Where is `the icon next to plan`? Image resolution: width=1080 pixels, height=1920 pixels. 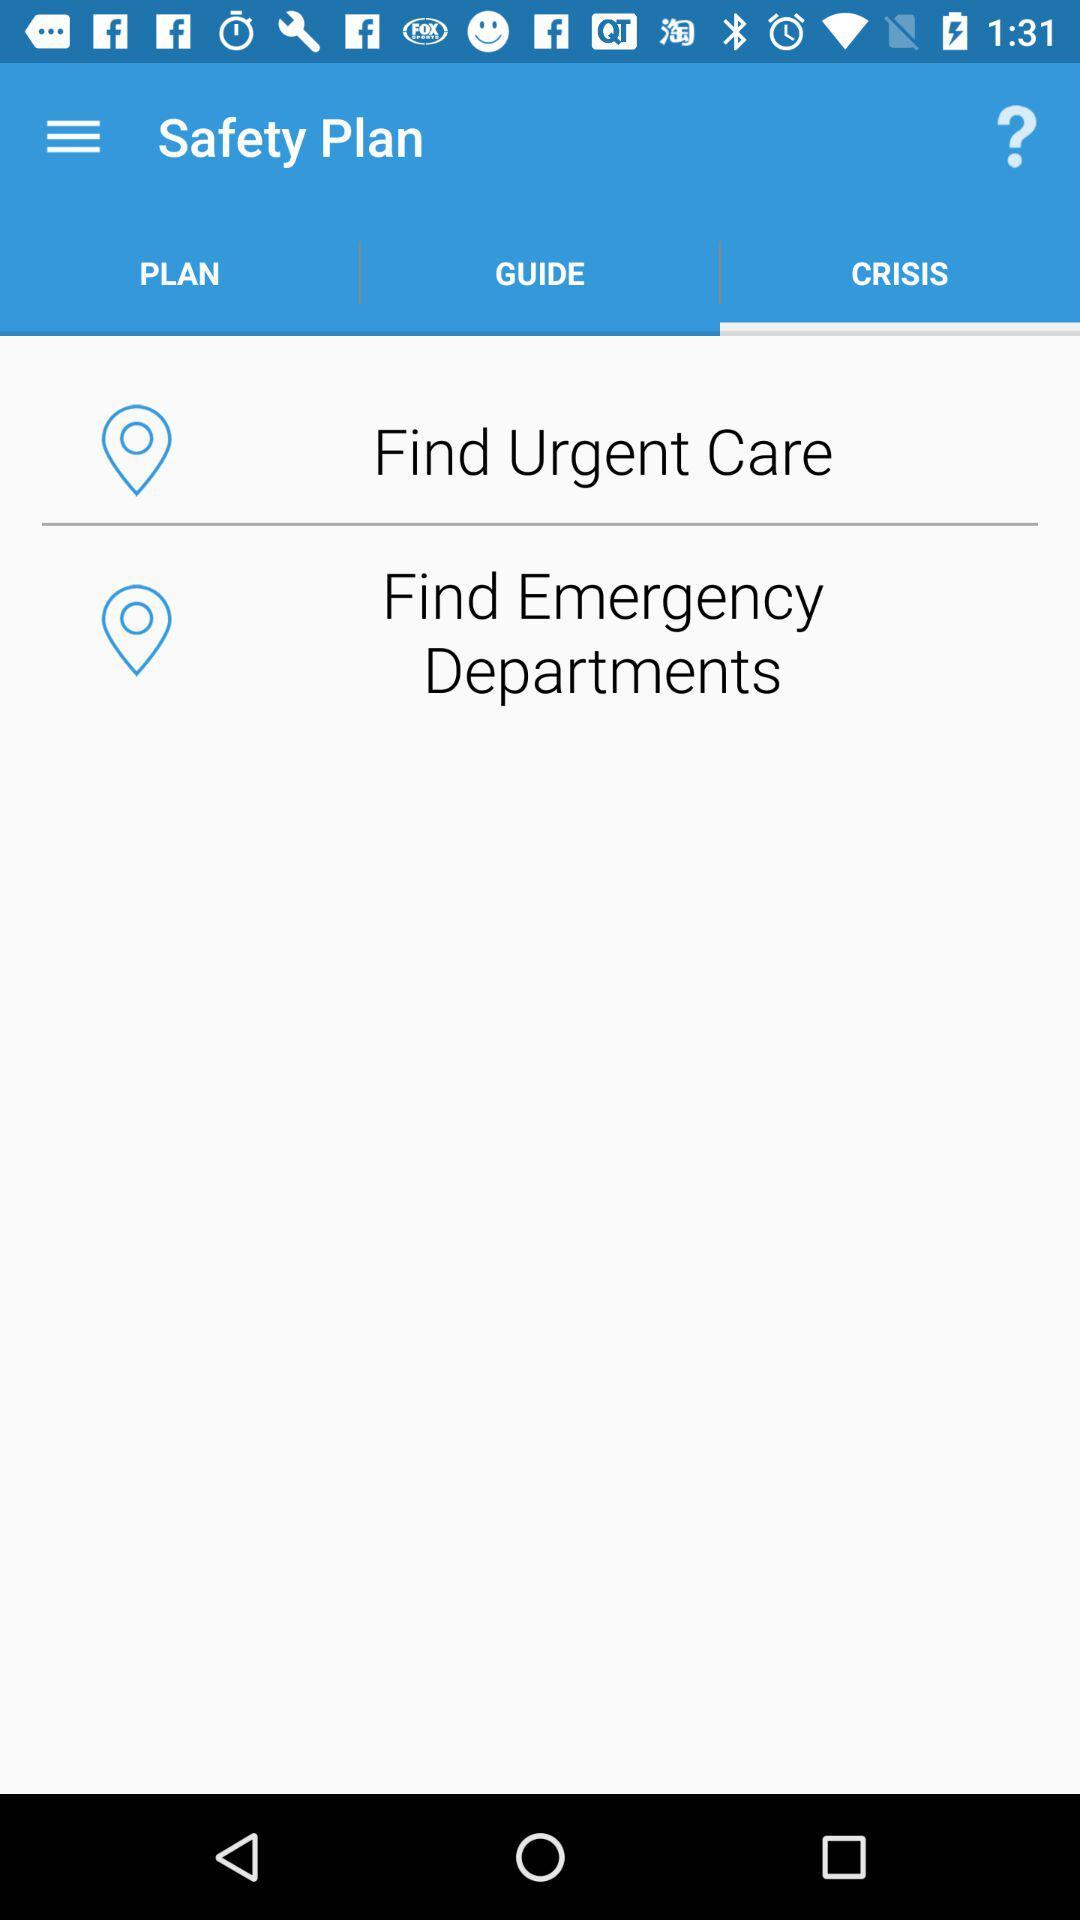
the icon next to plan is located at coordinates (540, 272).